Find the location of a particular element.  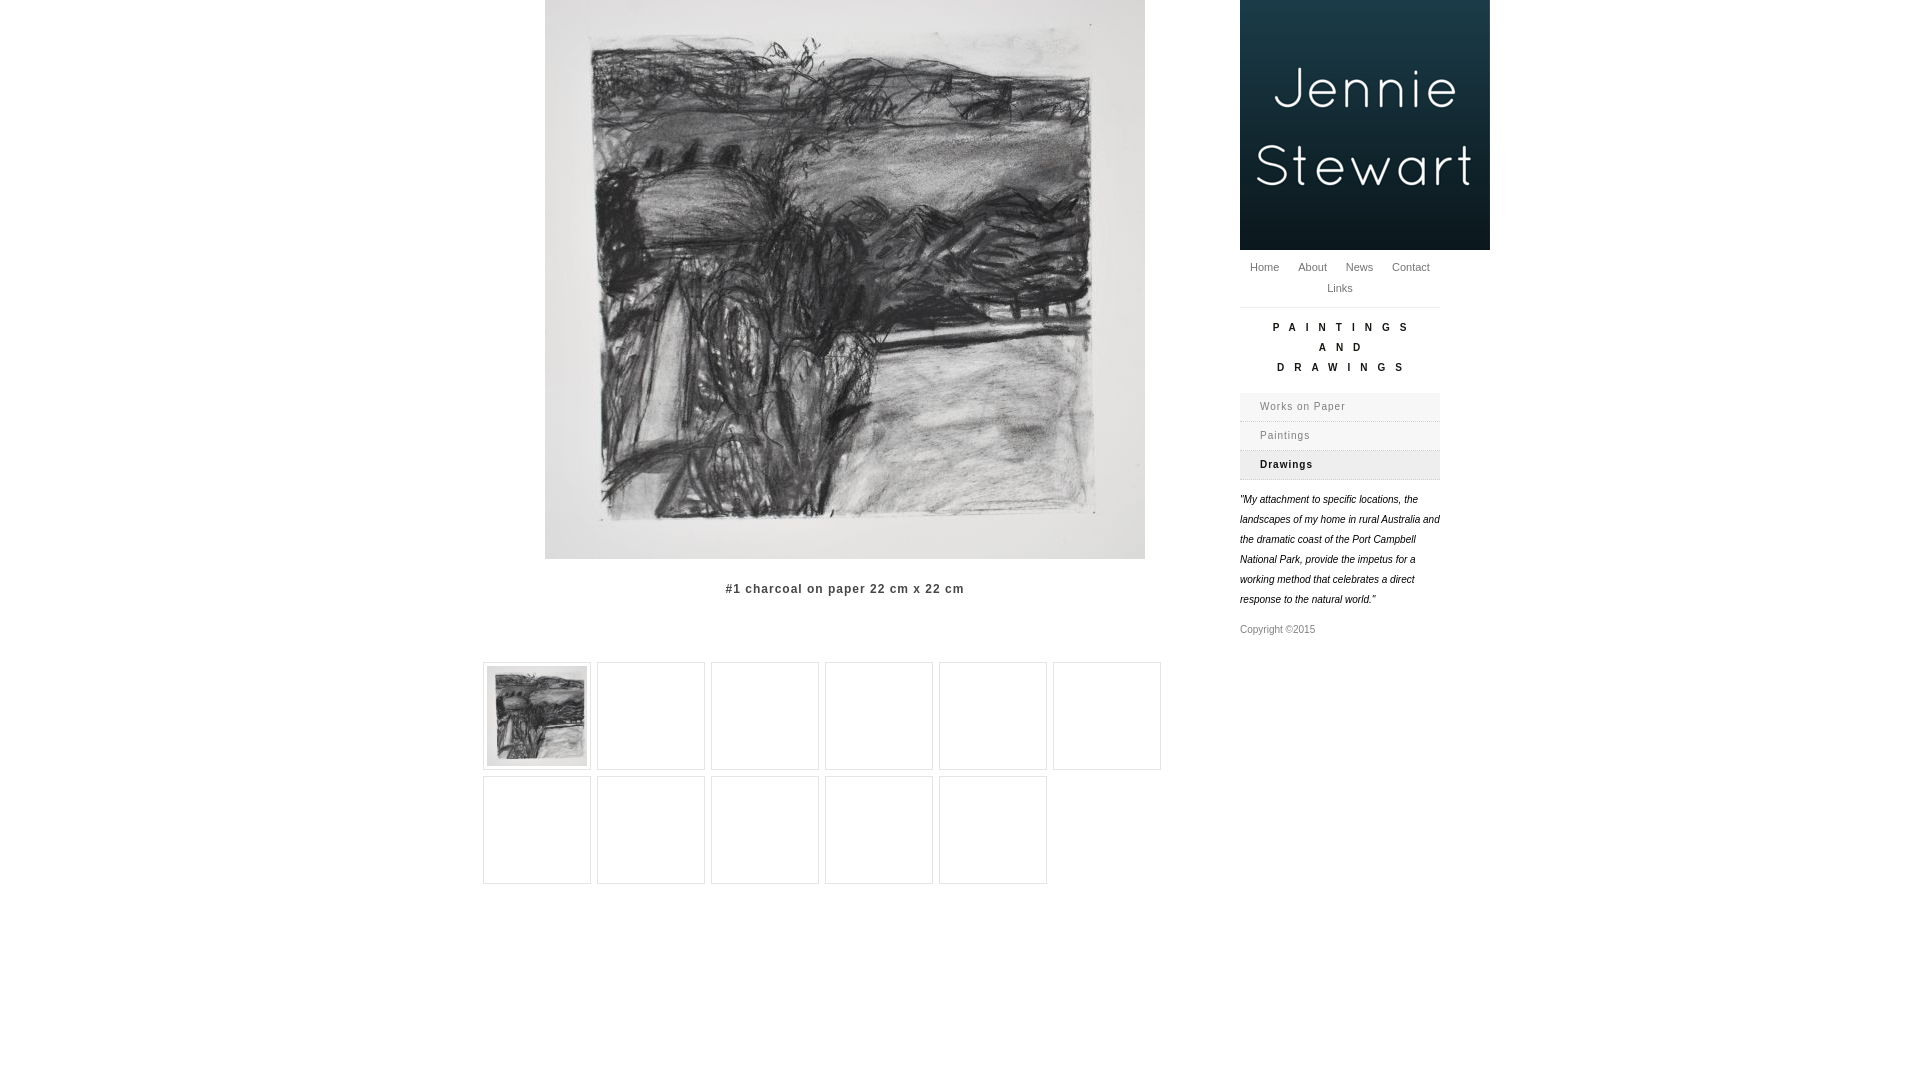

'Works on Paper' is located at coordinates (1339, 406).